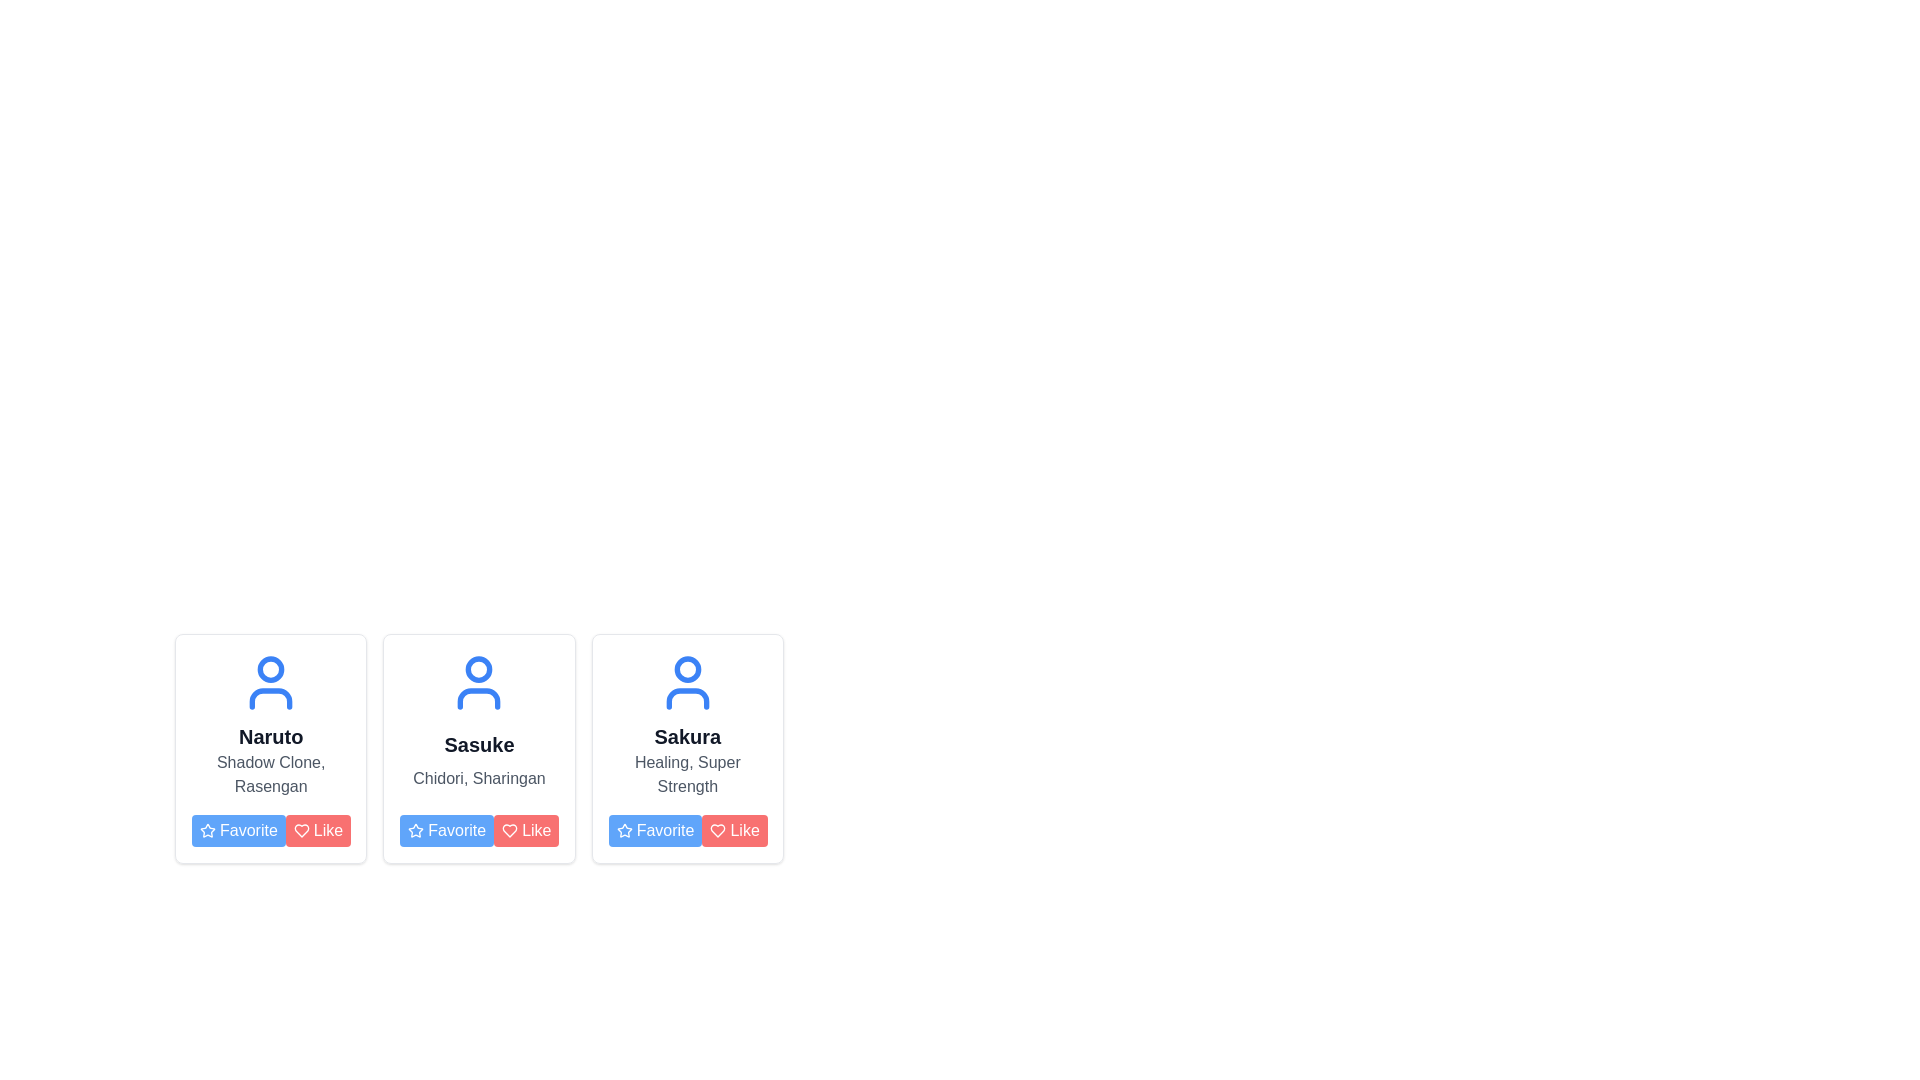  What do you see at coordinates (718, 830) in the screenshot?
I see `the heart-shaped icon with a red fill to like the profile of 'Sakura' located at the bottom right corner of the user interface card` at bounding box center [718, 830].